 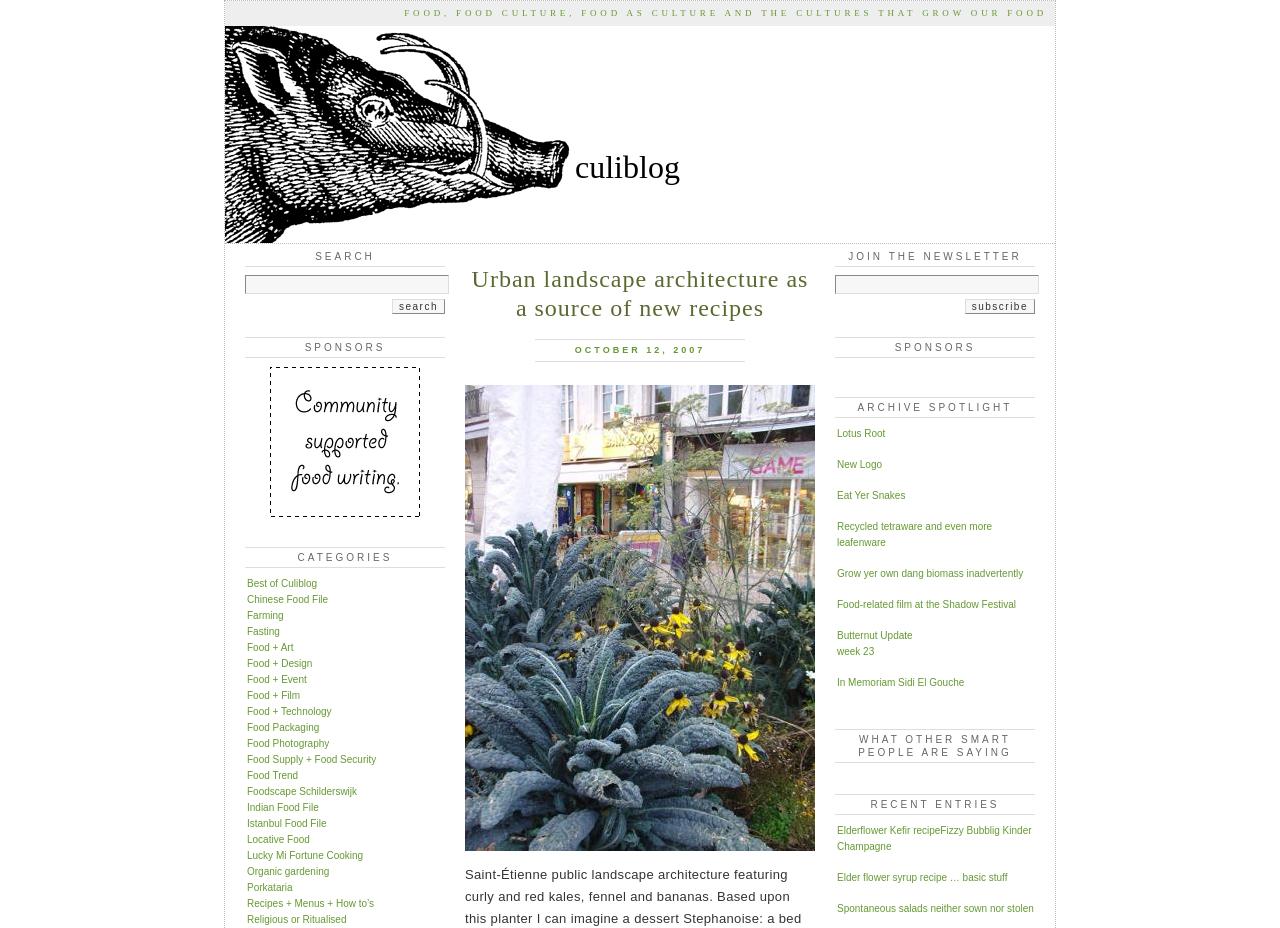 What do you see at coordinates (285, 822) in the screenshot?
I see `'Istanbul Food File'` at bounding box center [285, 822].